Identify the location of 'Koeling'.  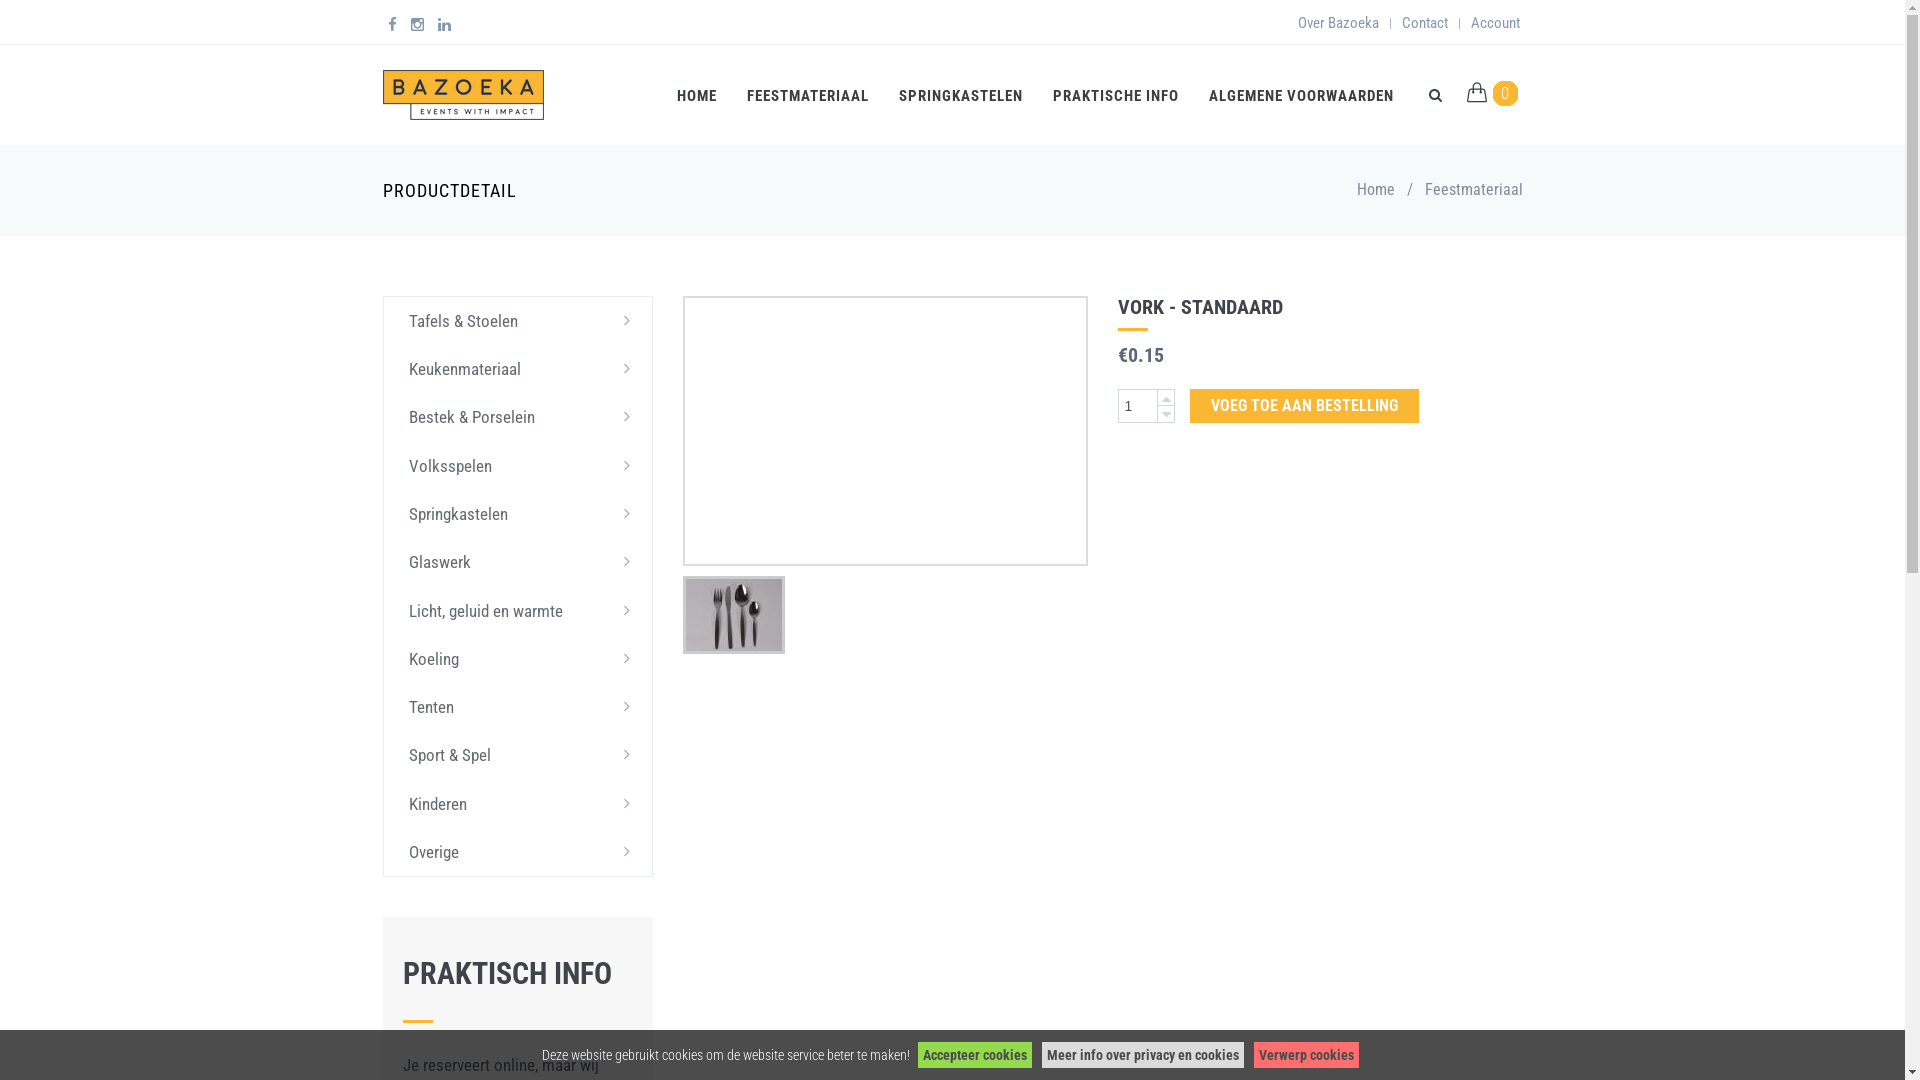
(518, 659).